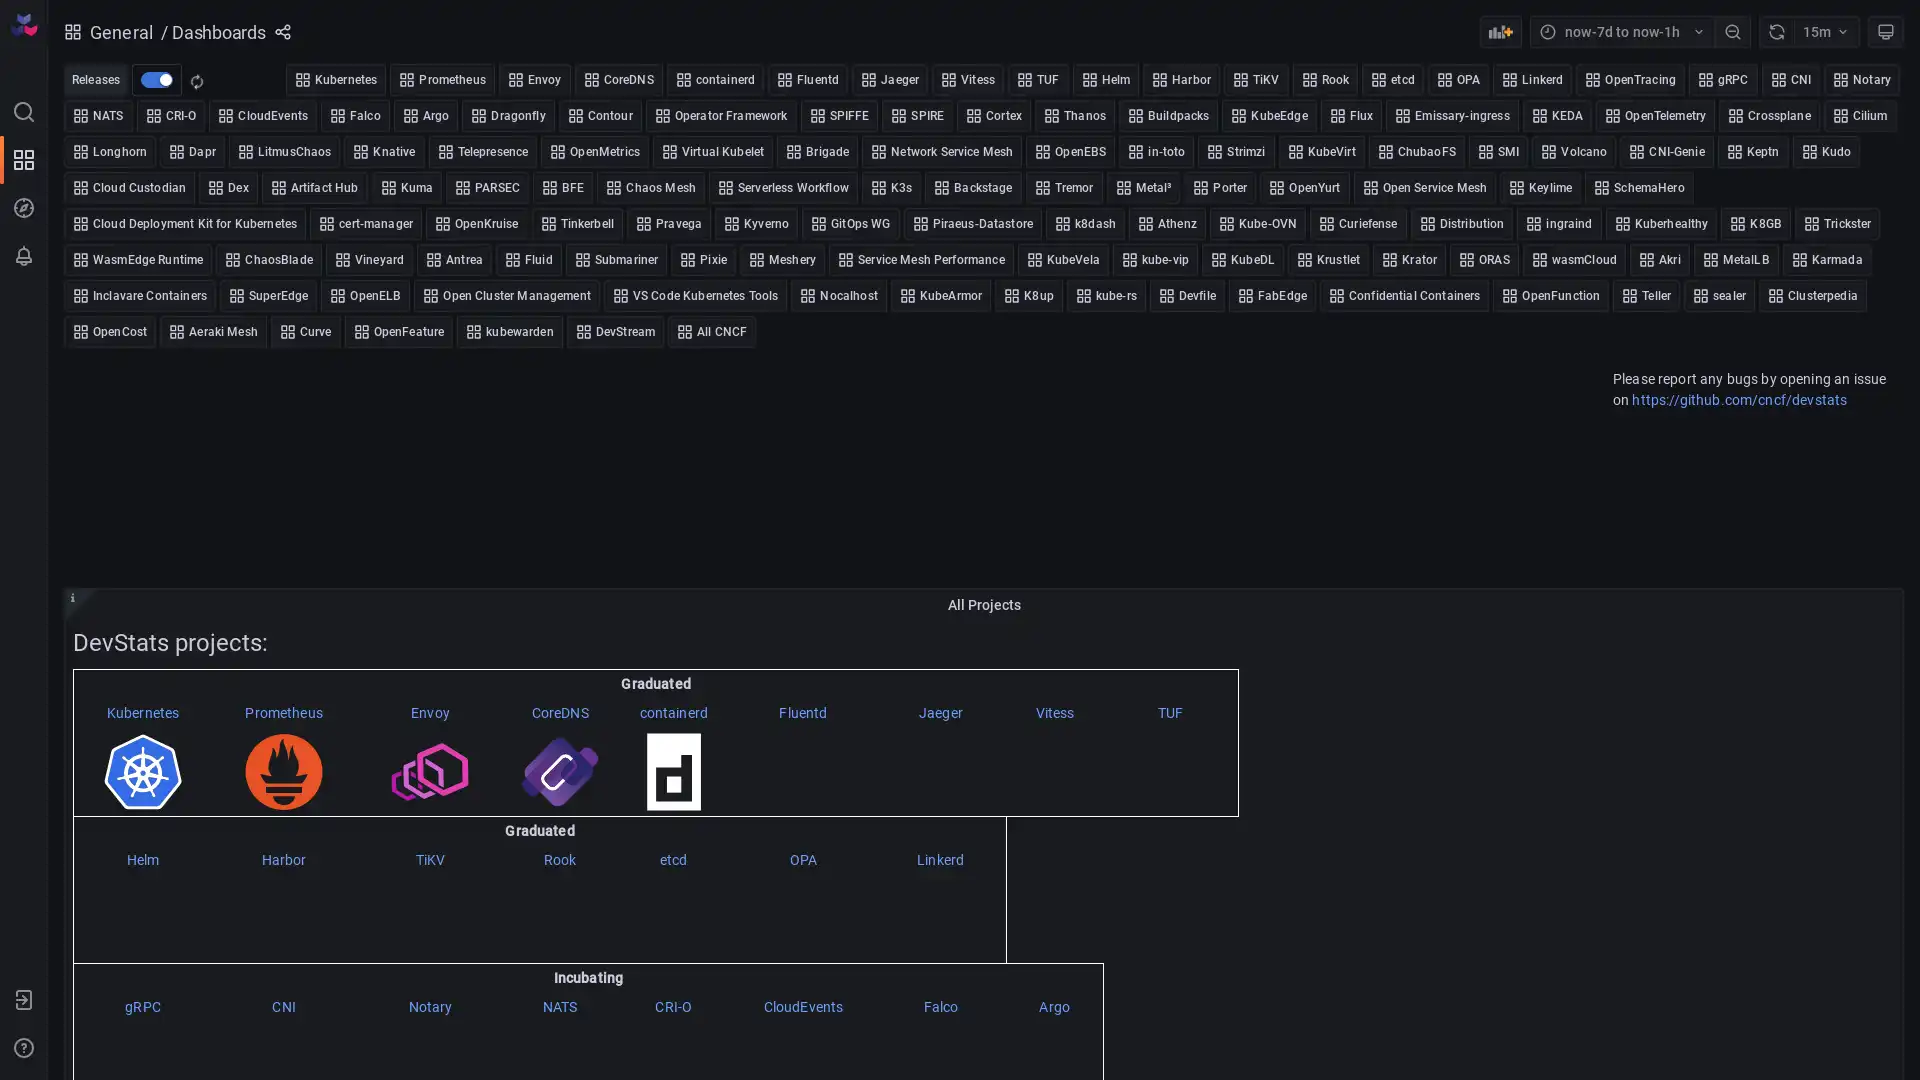 The height and width of the screenshot is (1080, 1920). Describe the element at coordinates (281, 31) in the screenshot. I see `Share dashboard or panel` at that location.